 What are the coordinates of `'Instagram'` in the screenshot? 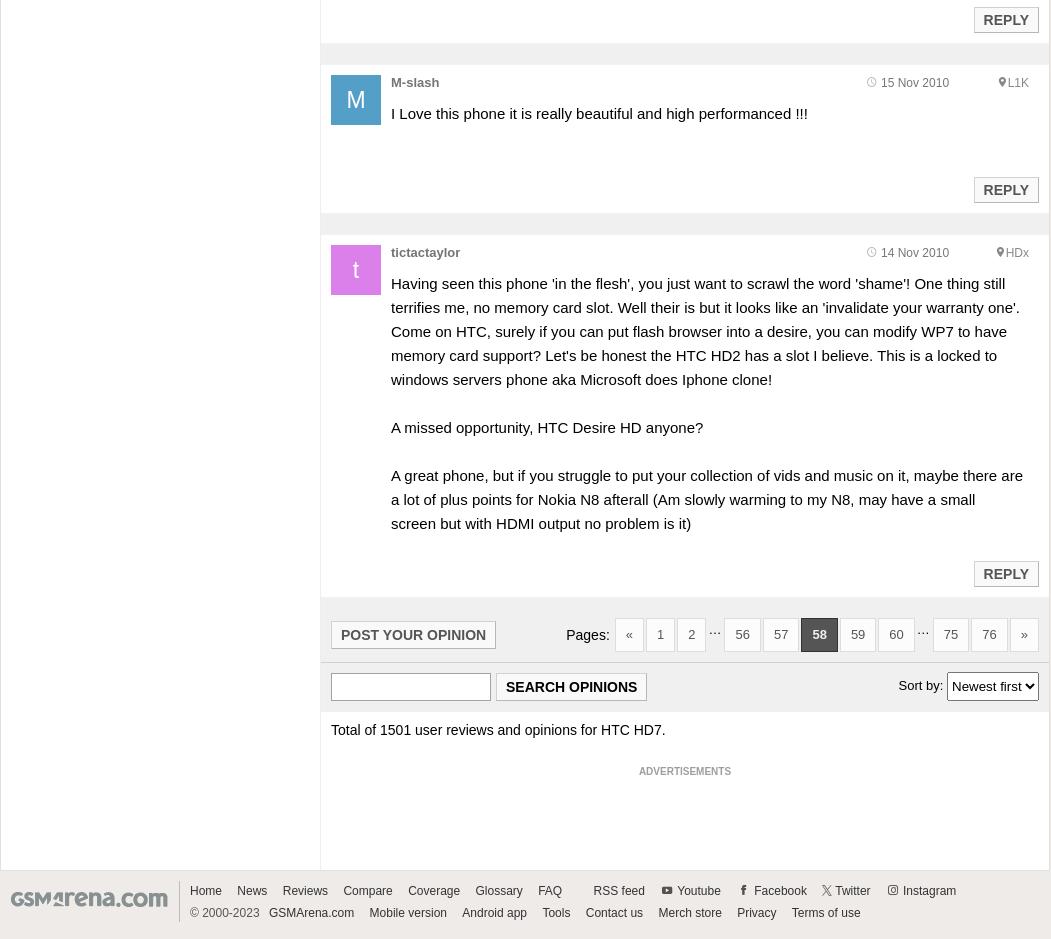 It's located at (928, 891).